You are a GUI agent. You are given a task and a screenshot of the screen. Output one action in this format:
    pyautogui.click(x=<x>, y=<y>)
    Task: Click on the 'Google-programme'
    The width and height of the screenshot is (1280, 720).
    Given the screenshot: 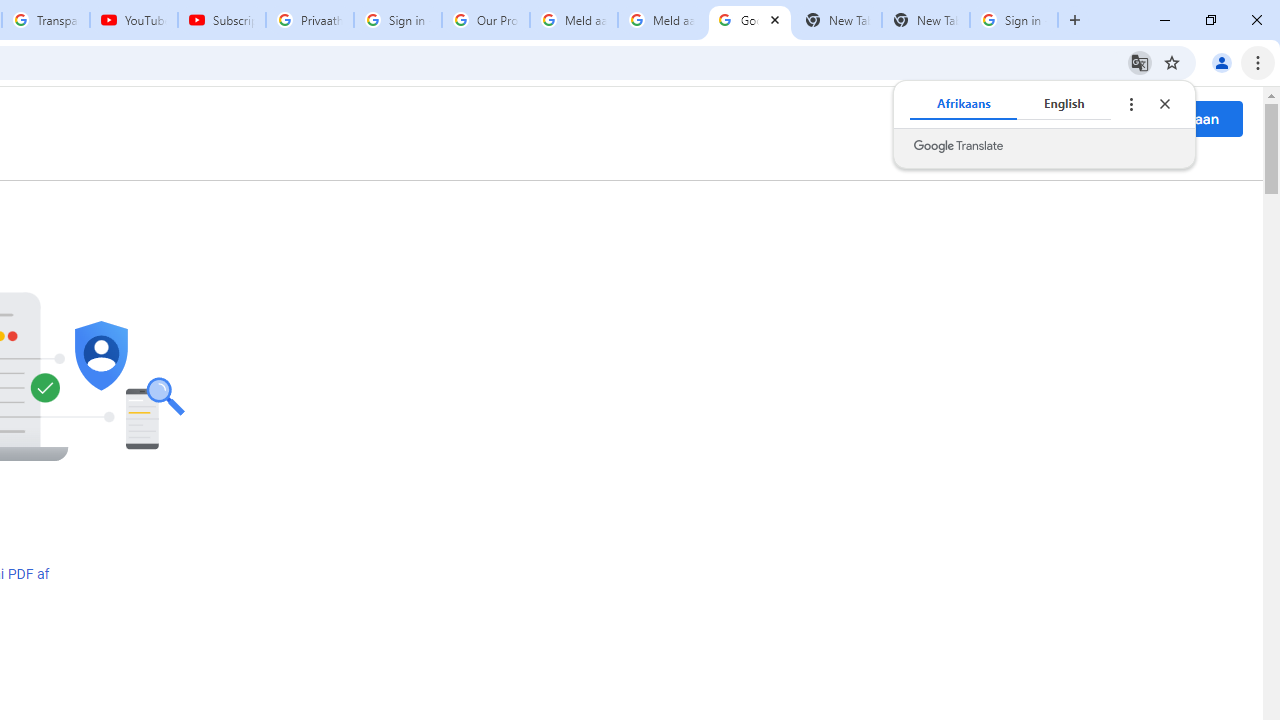 What is the action you would take?
    pyautogui.click(x=1101, y=119)
    